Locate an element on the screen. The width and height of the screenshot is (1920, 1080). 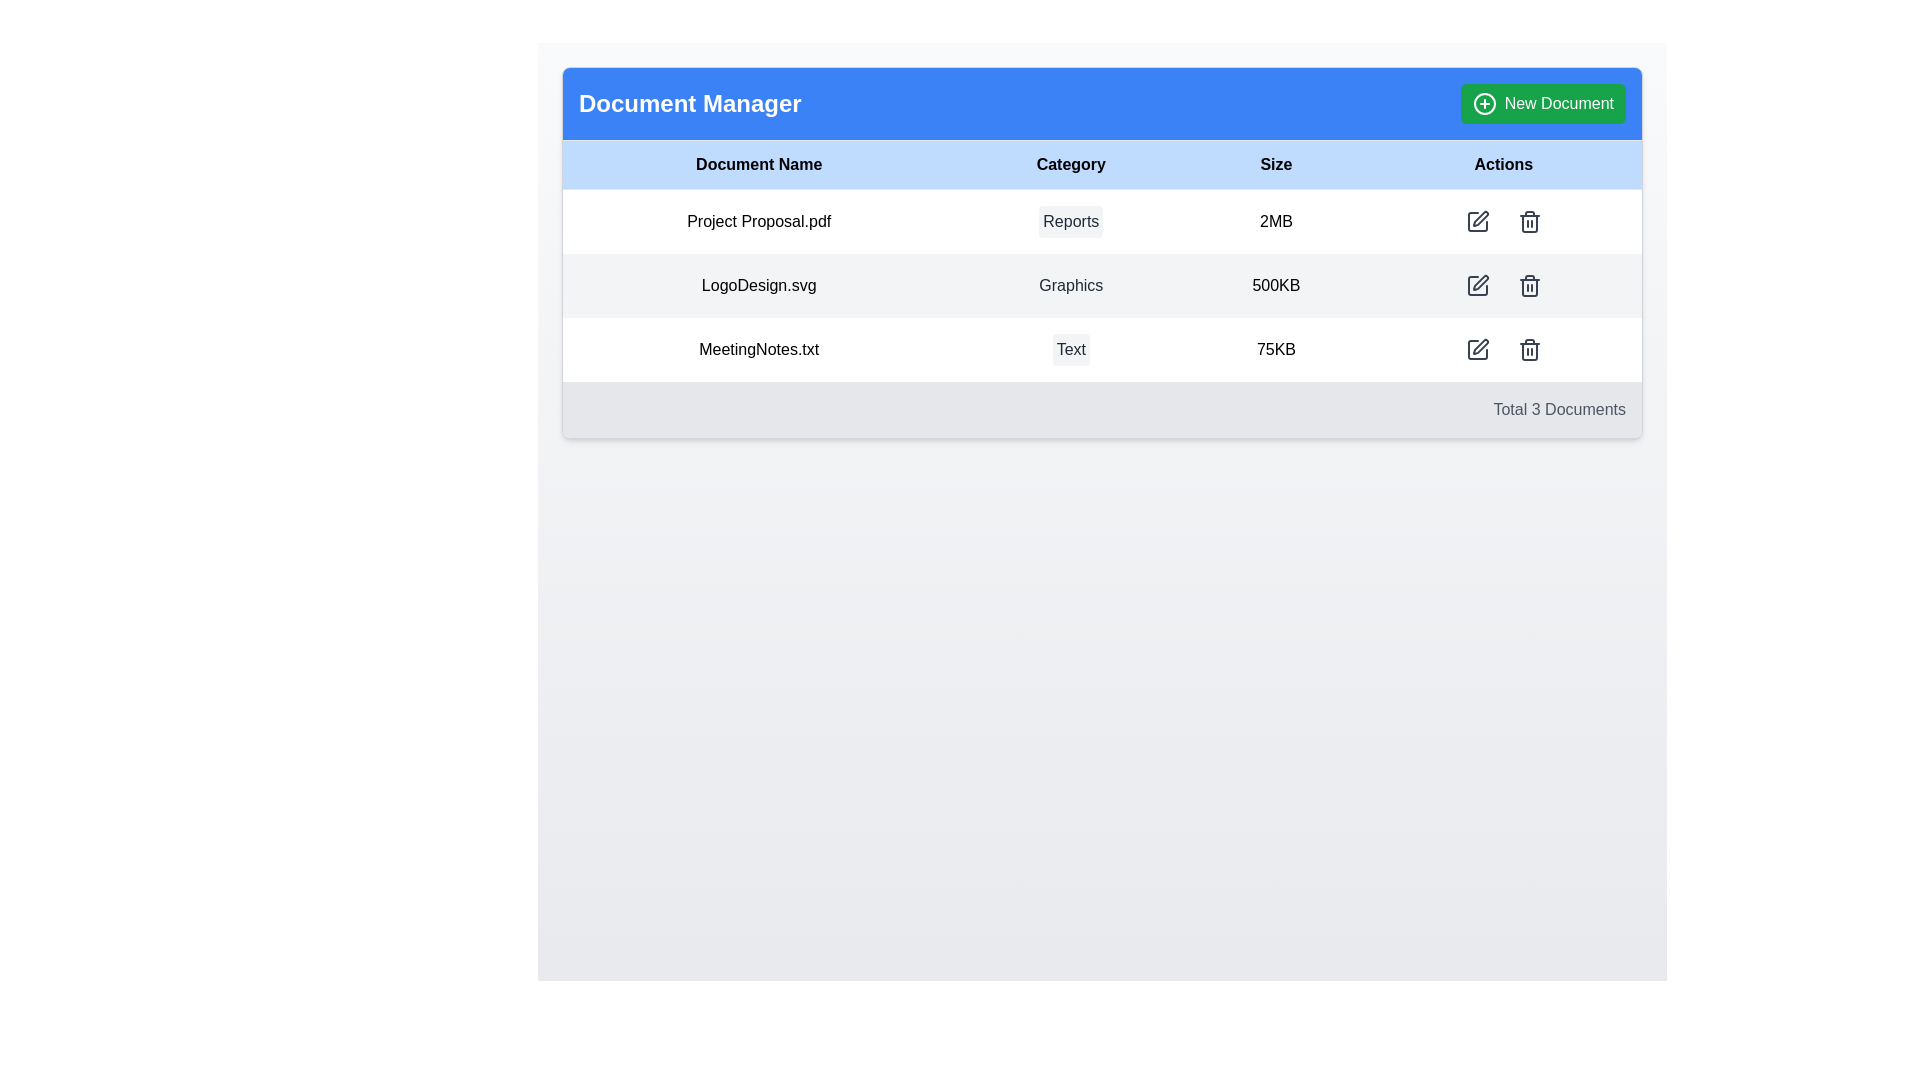
the static label containing the text 'Graphics', which is styled with a light gray background and dark gray text, located in the second column of the second row in the table under the 'Document Manager' header is located at coordinates (1070, 285).